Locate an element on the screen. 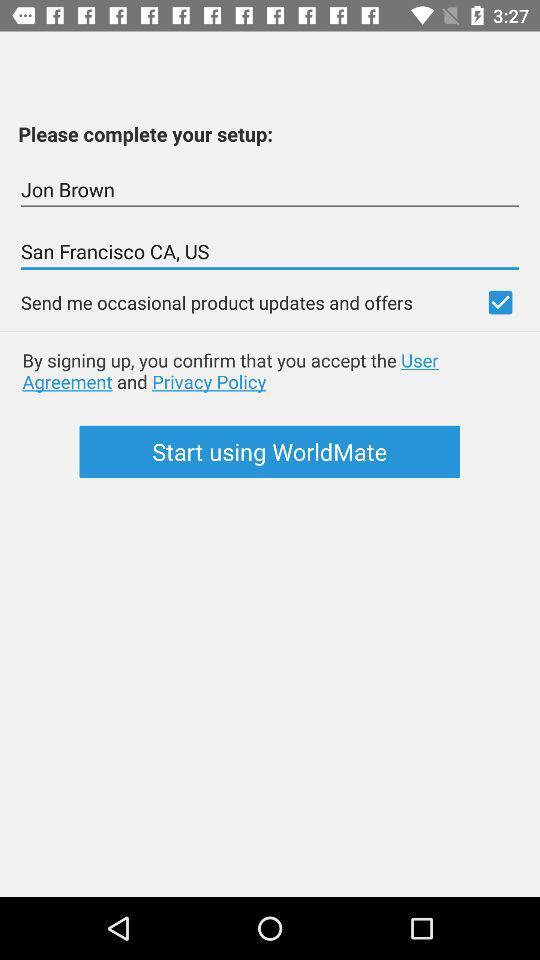 This screenshot has height=960, width=540. check for updates offers is located at coordinates (499, 302).